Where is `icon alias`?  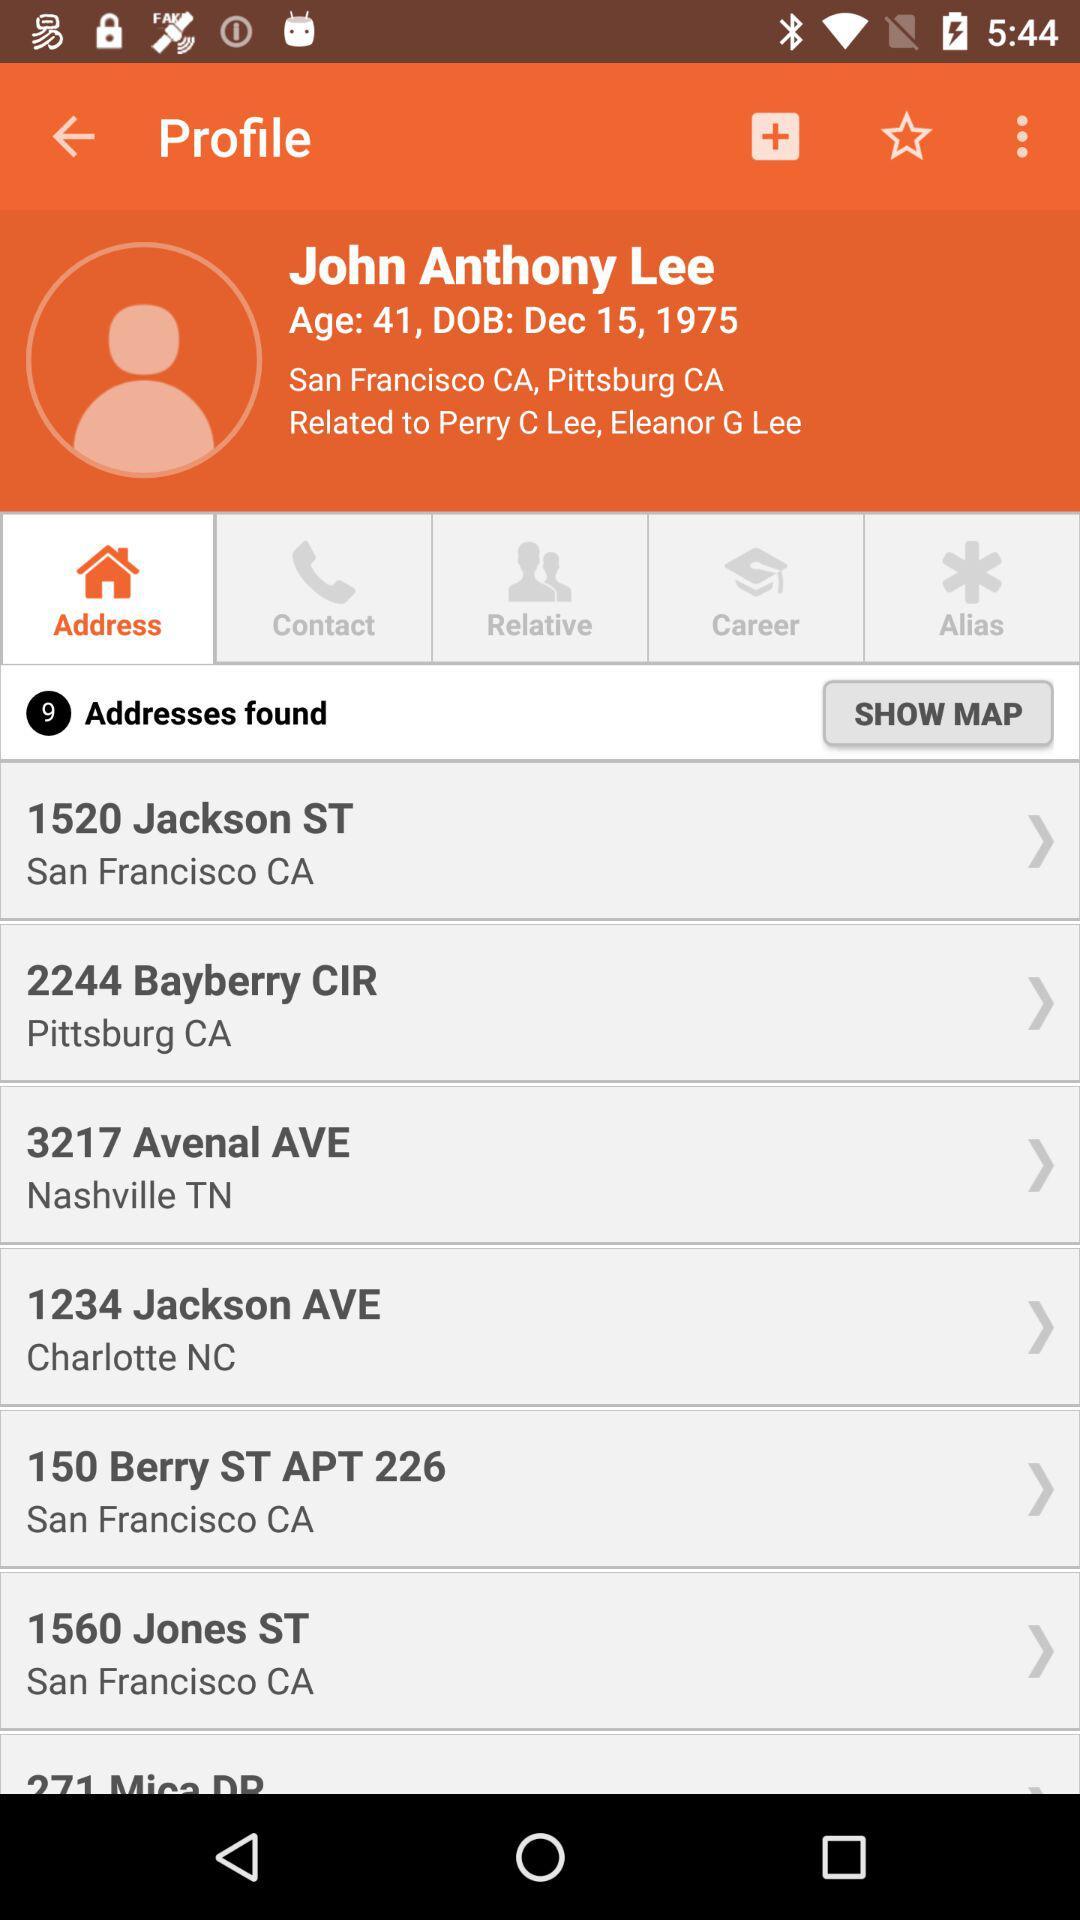 icon alias is located at coordinates (971, 571).